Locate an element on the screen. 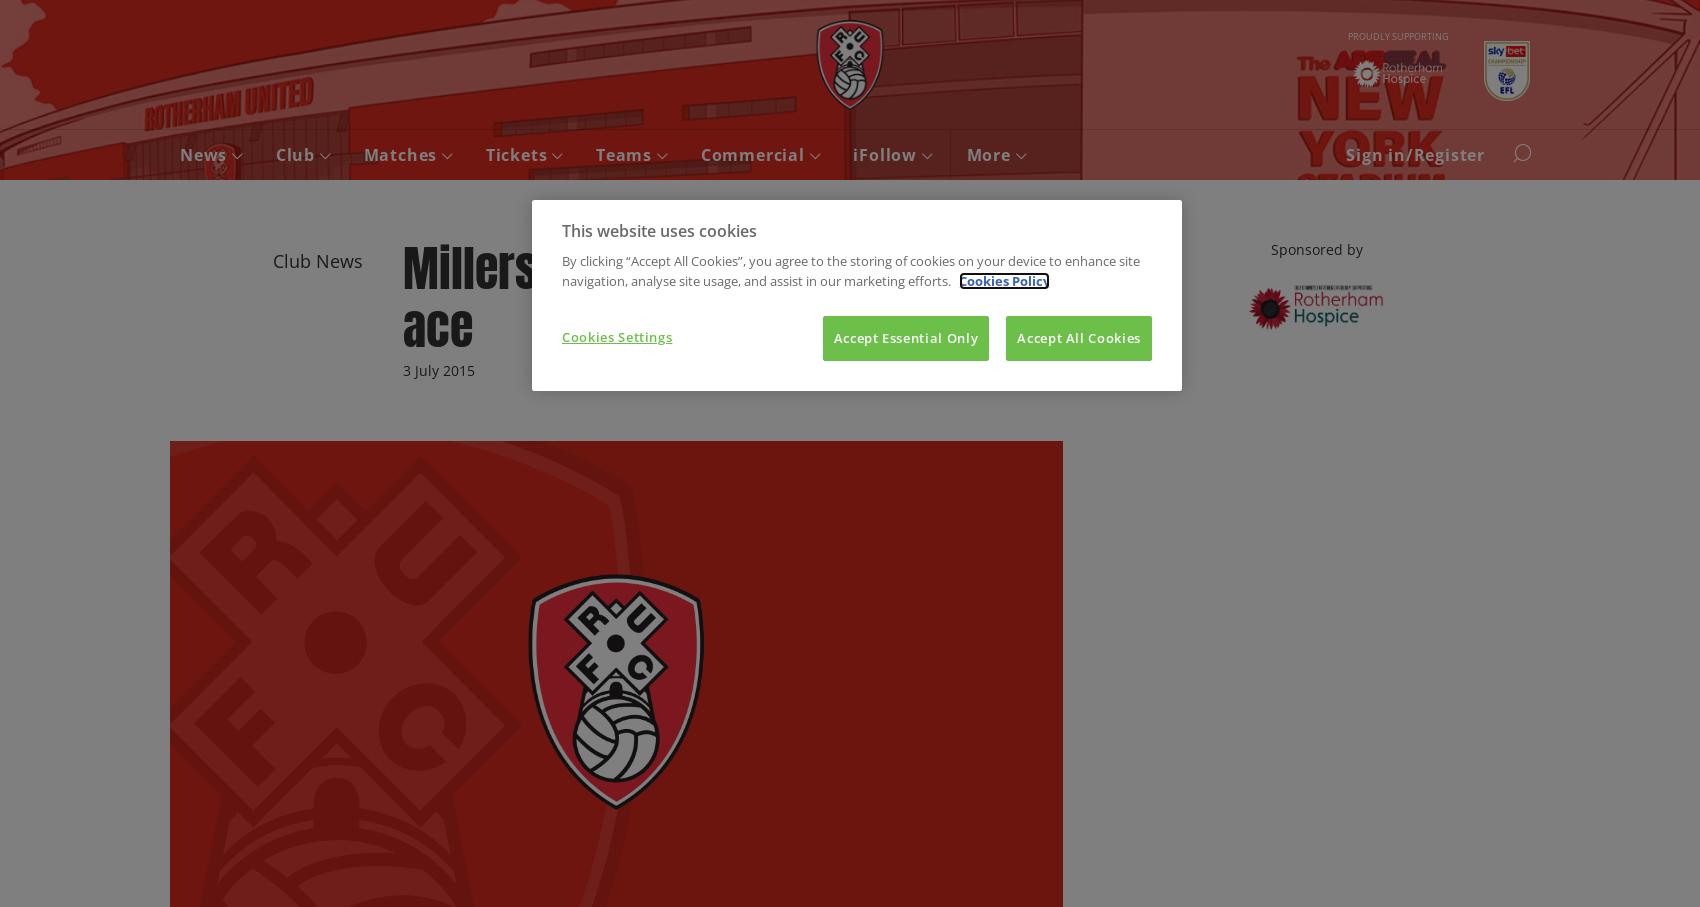 Image resolution: width=1700 pixels, height=907 pixels. 'Proudly supporting' is located at coordinates (1396, 34).